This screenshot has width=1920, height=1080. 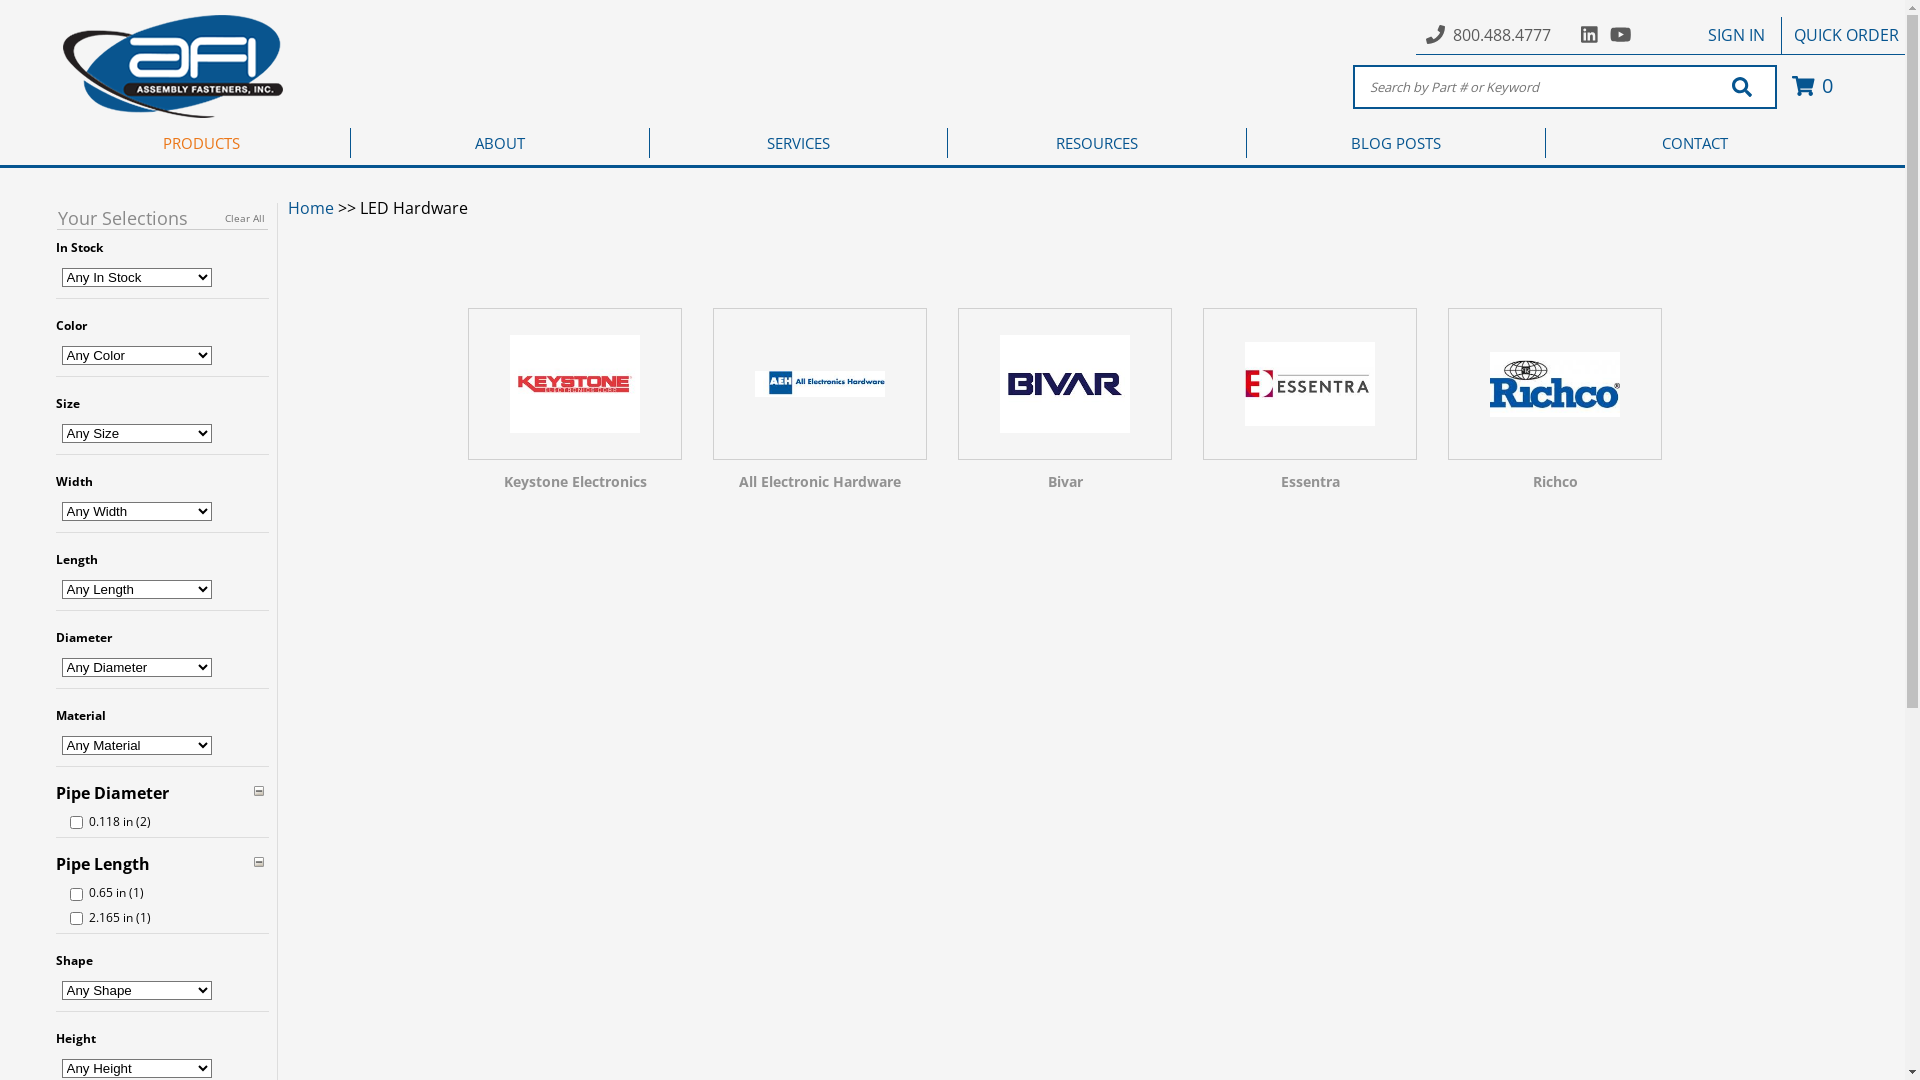 What do you see at coordinates (1395, 141) in the screenshot?
I see `'BLOG POSTS'` at bounding box center [1395, 141].